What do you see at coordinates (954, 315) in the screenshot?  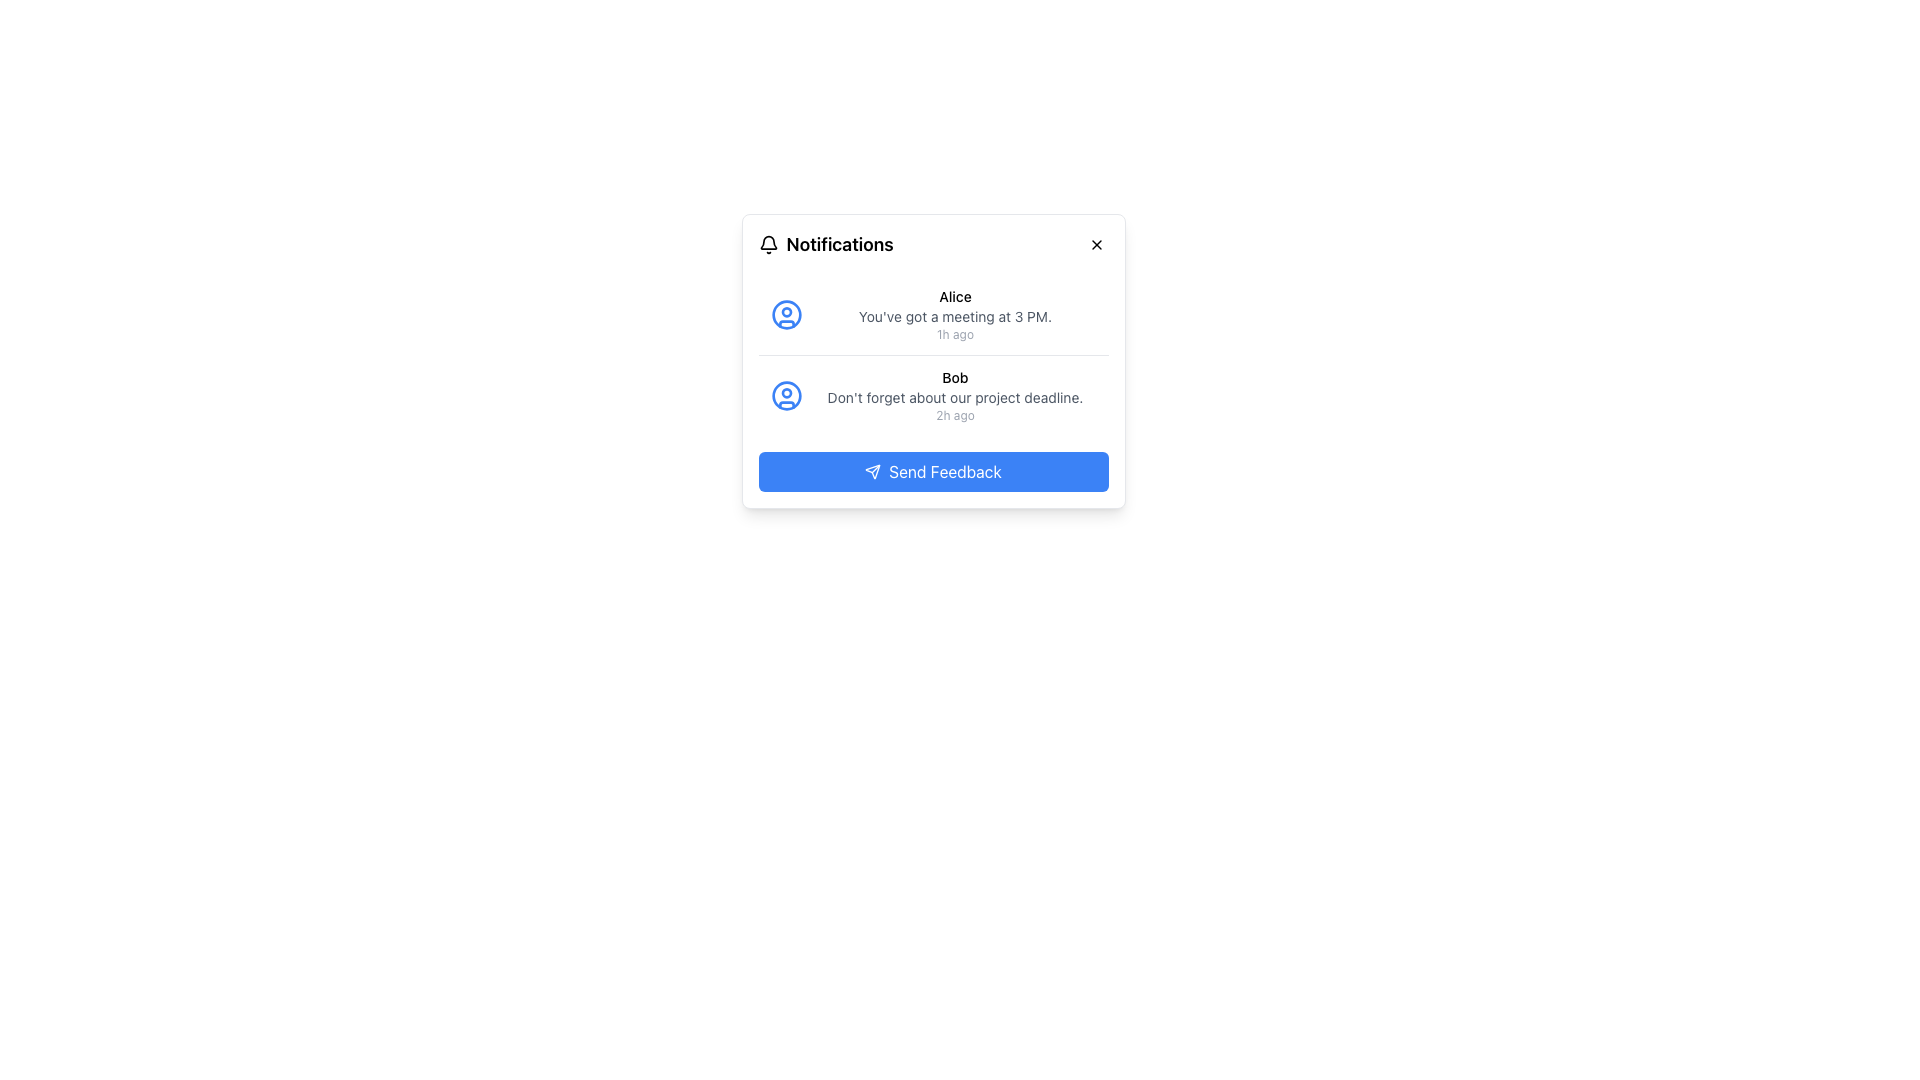 I see `notification message text that informs the user of an upcoming meeting schedule, located in the second notification entry below the 'Alice' label` at bounding box center [954, 315].